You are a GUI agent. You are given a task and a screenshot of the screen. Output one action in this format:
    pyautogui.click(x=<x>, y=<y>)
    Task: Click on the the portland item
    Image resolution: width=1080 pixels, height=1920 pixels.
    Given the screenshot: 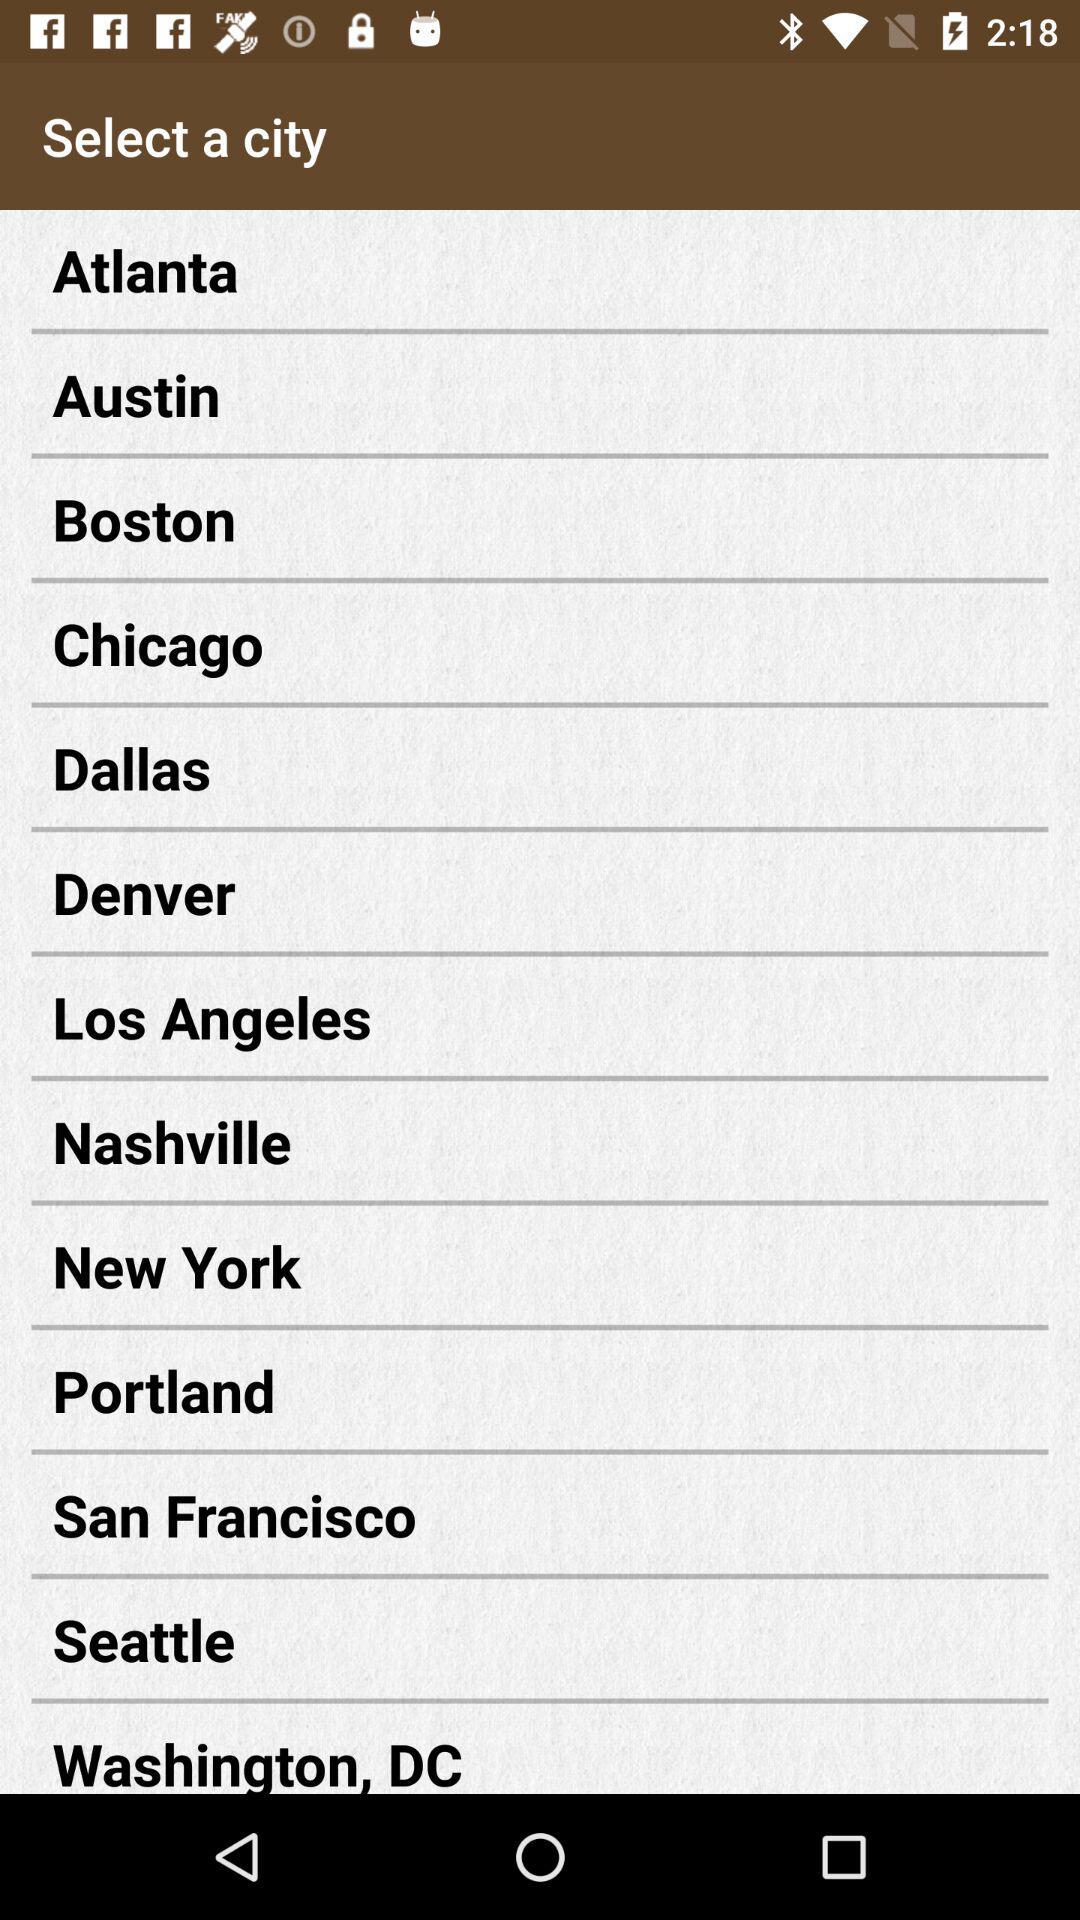 What is the action you would take?
    pyautogui.click(x=540, y=1389)
    